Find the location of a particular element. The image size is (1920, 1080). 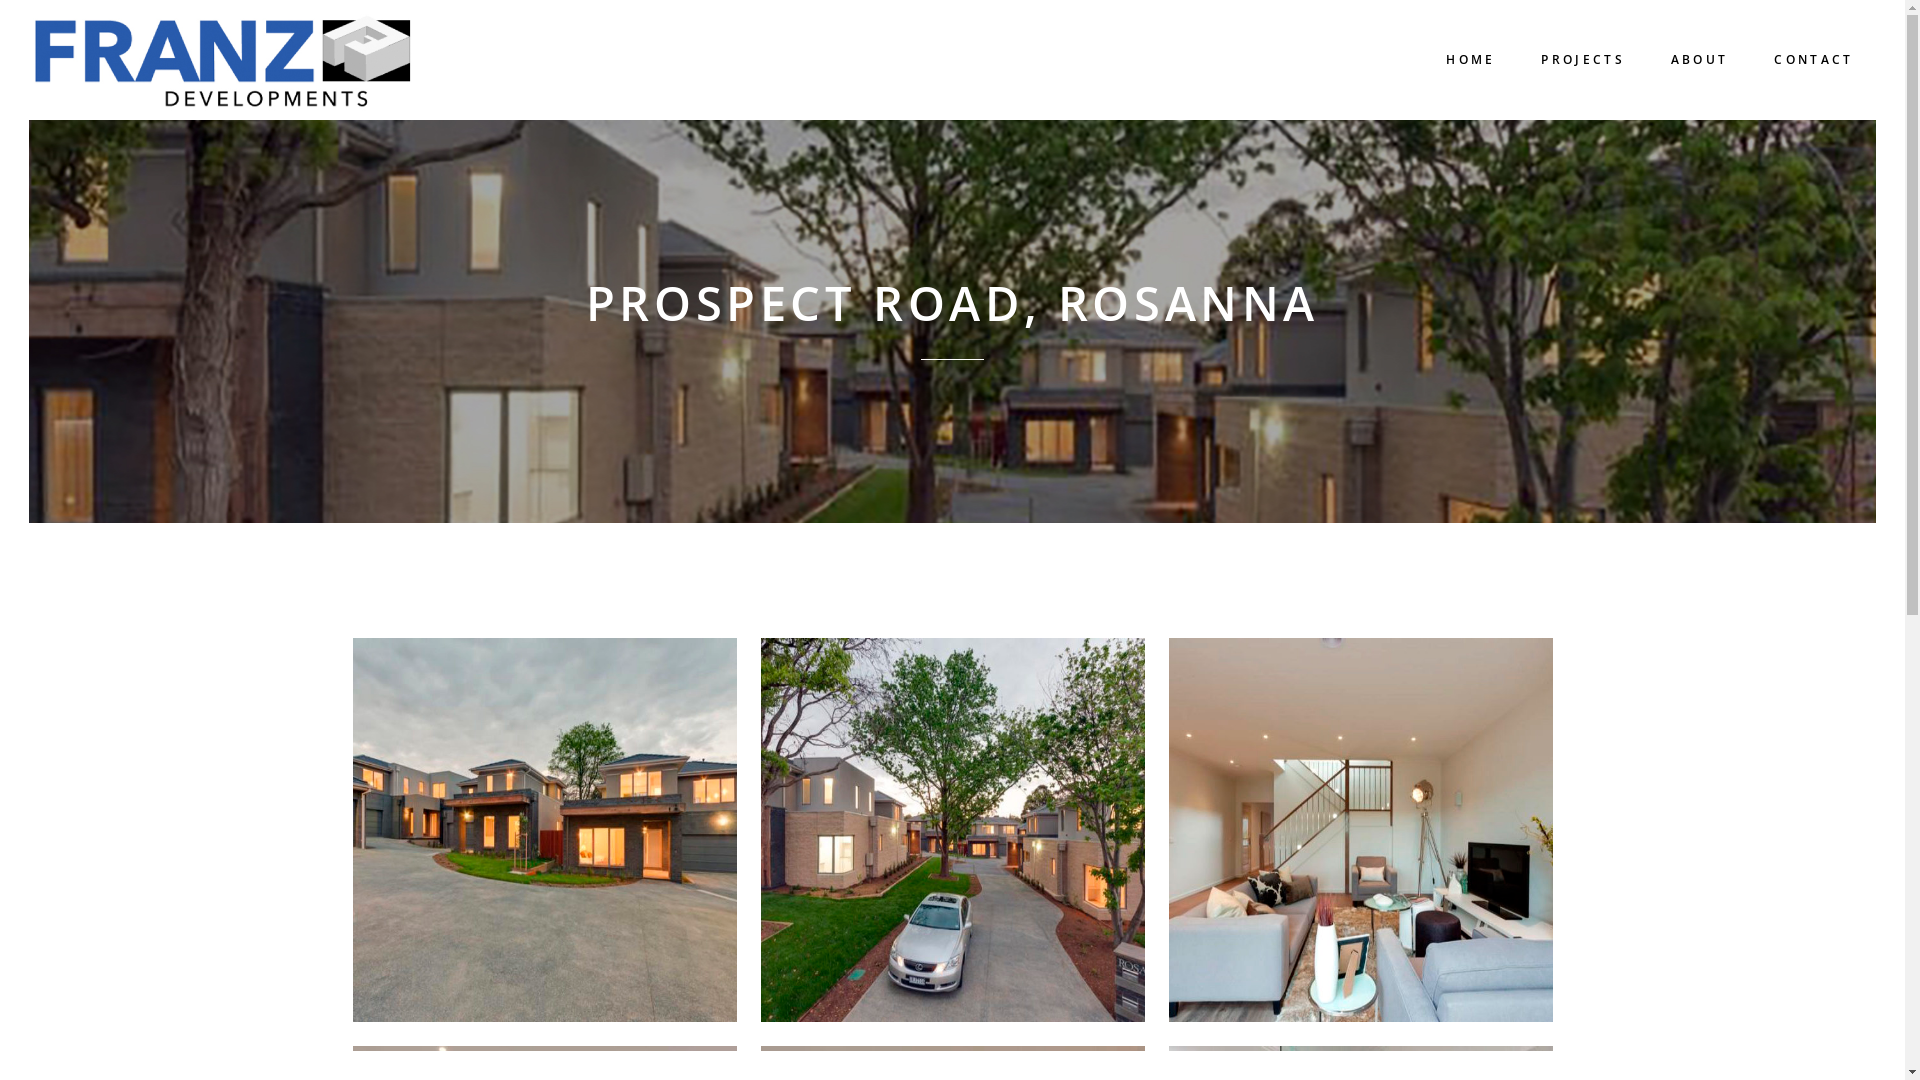

'ABOUT' is located at coordinates (1698, 59).